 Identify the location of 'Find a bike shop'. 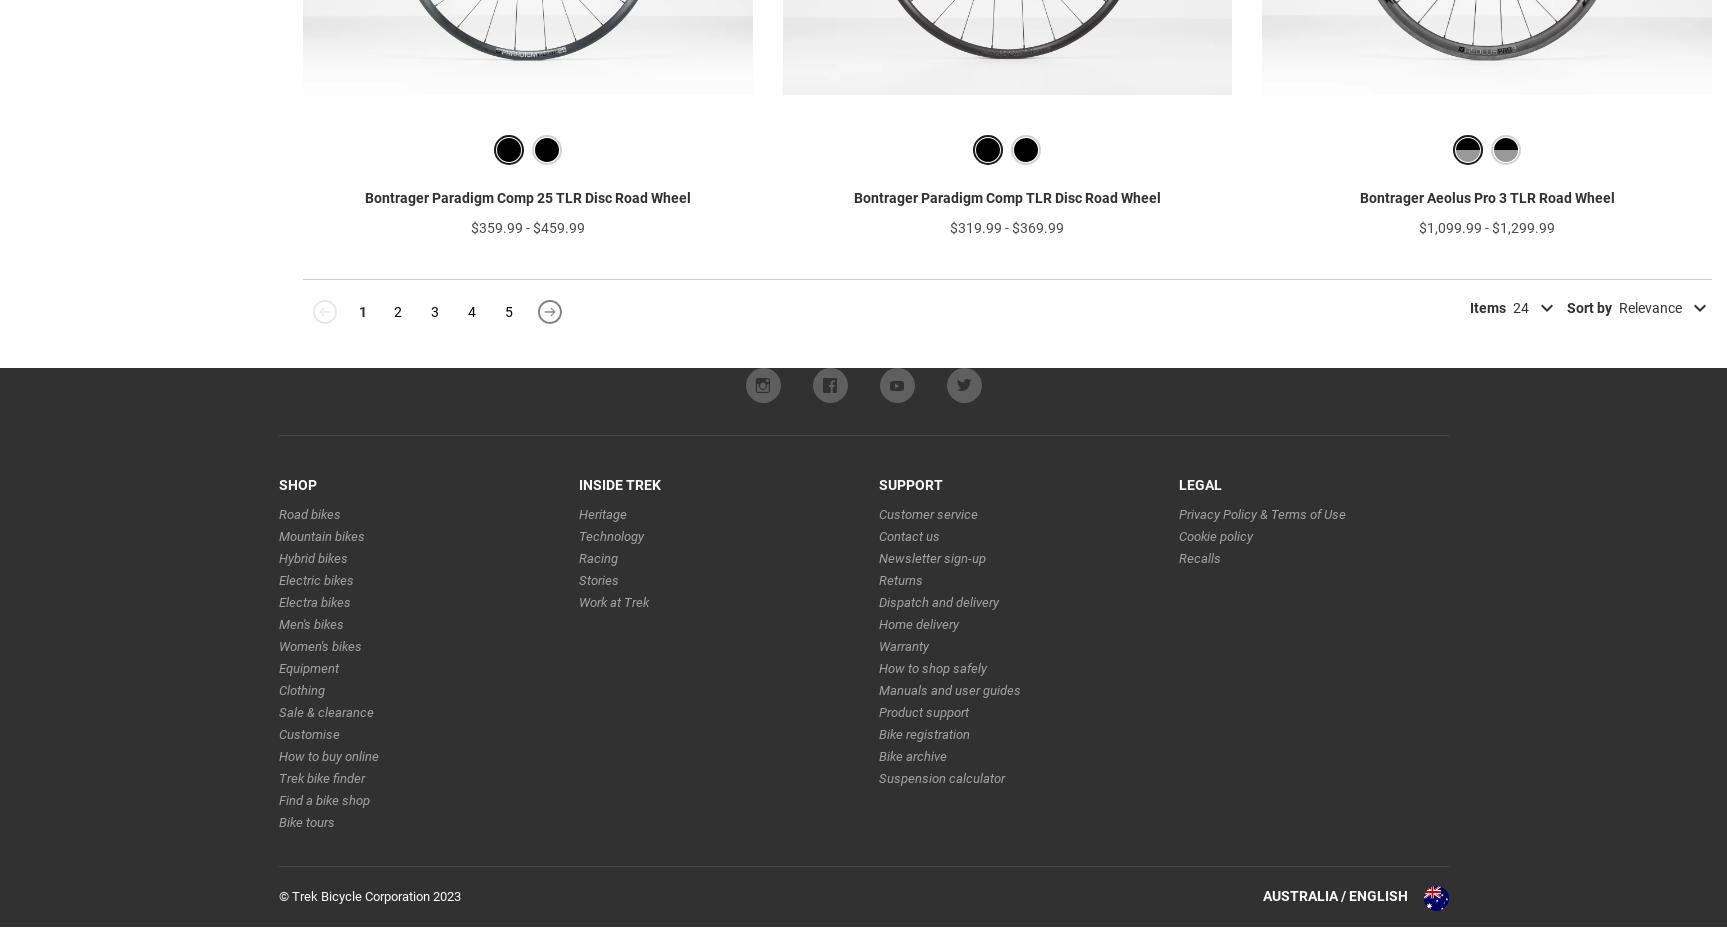
(322, 830).